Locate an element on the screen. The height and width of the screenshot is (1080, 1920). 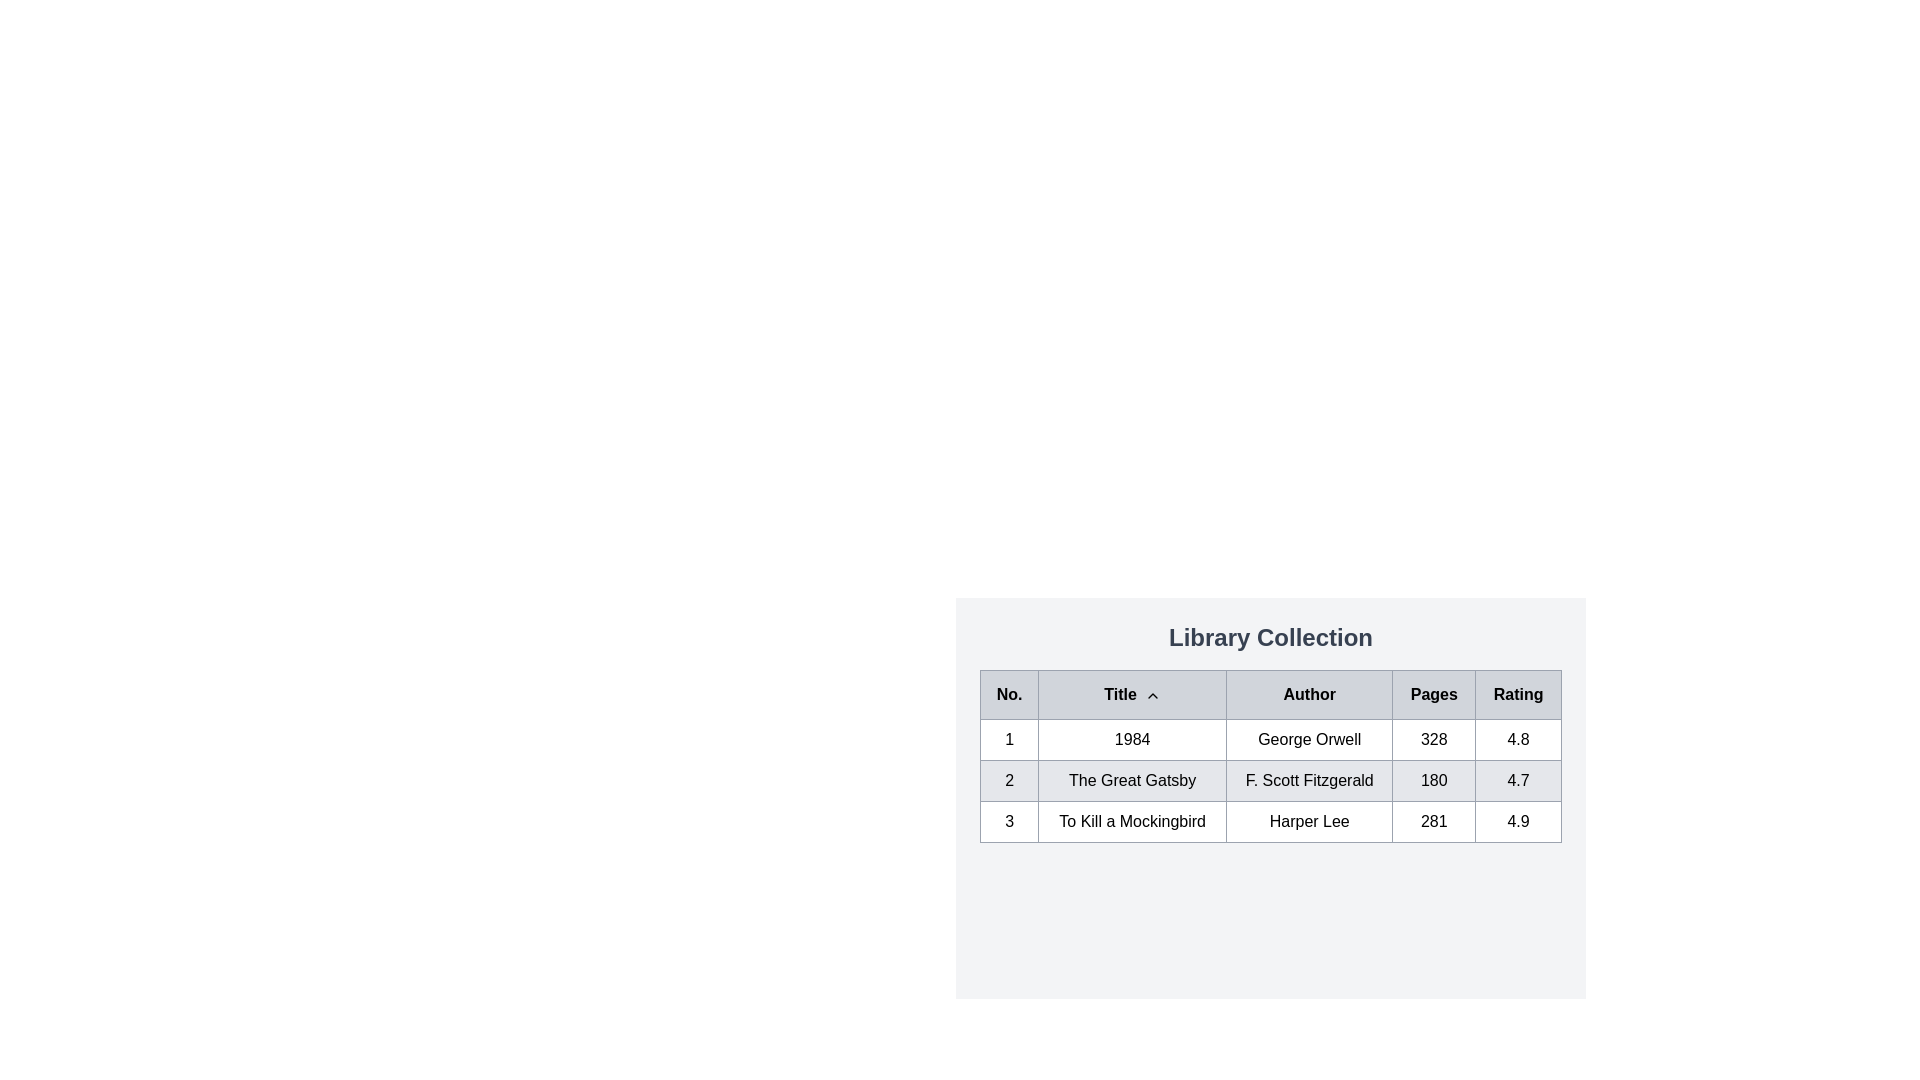
the non-interactive Text Display Field that shows the page count (281) for the book 'To Kill a Mockingbird' in the library collection table, located in the fourth column of the third row is located at coordinates (1433, 821).